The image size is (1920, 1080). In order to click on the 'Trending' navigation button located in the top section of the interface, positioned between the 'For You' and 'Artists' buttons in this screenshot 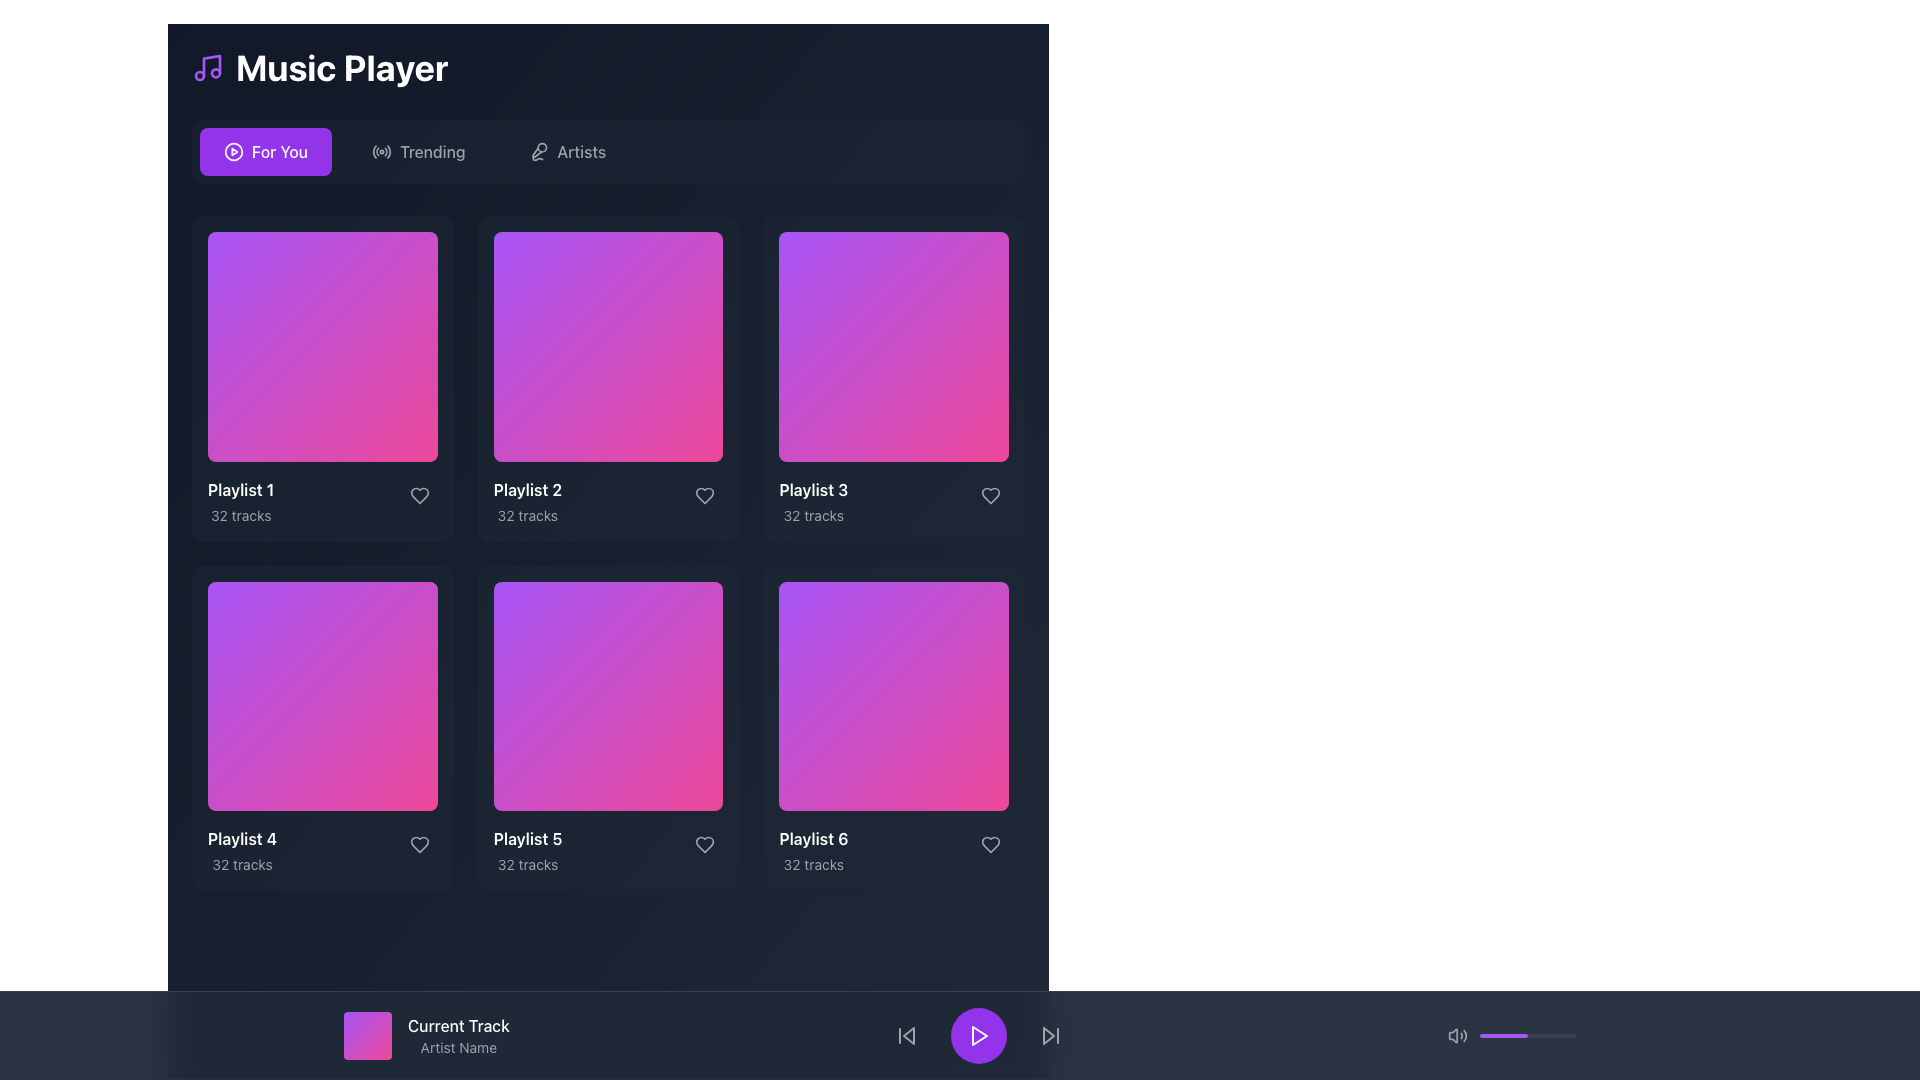, I will do `click(417, 150)`.